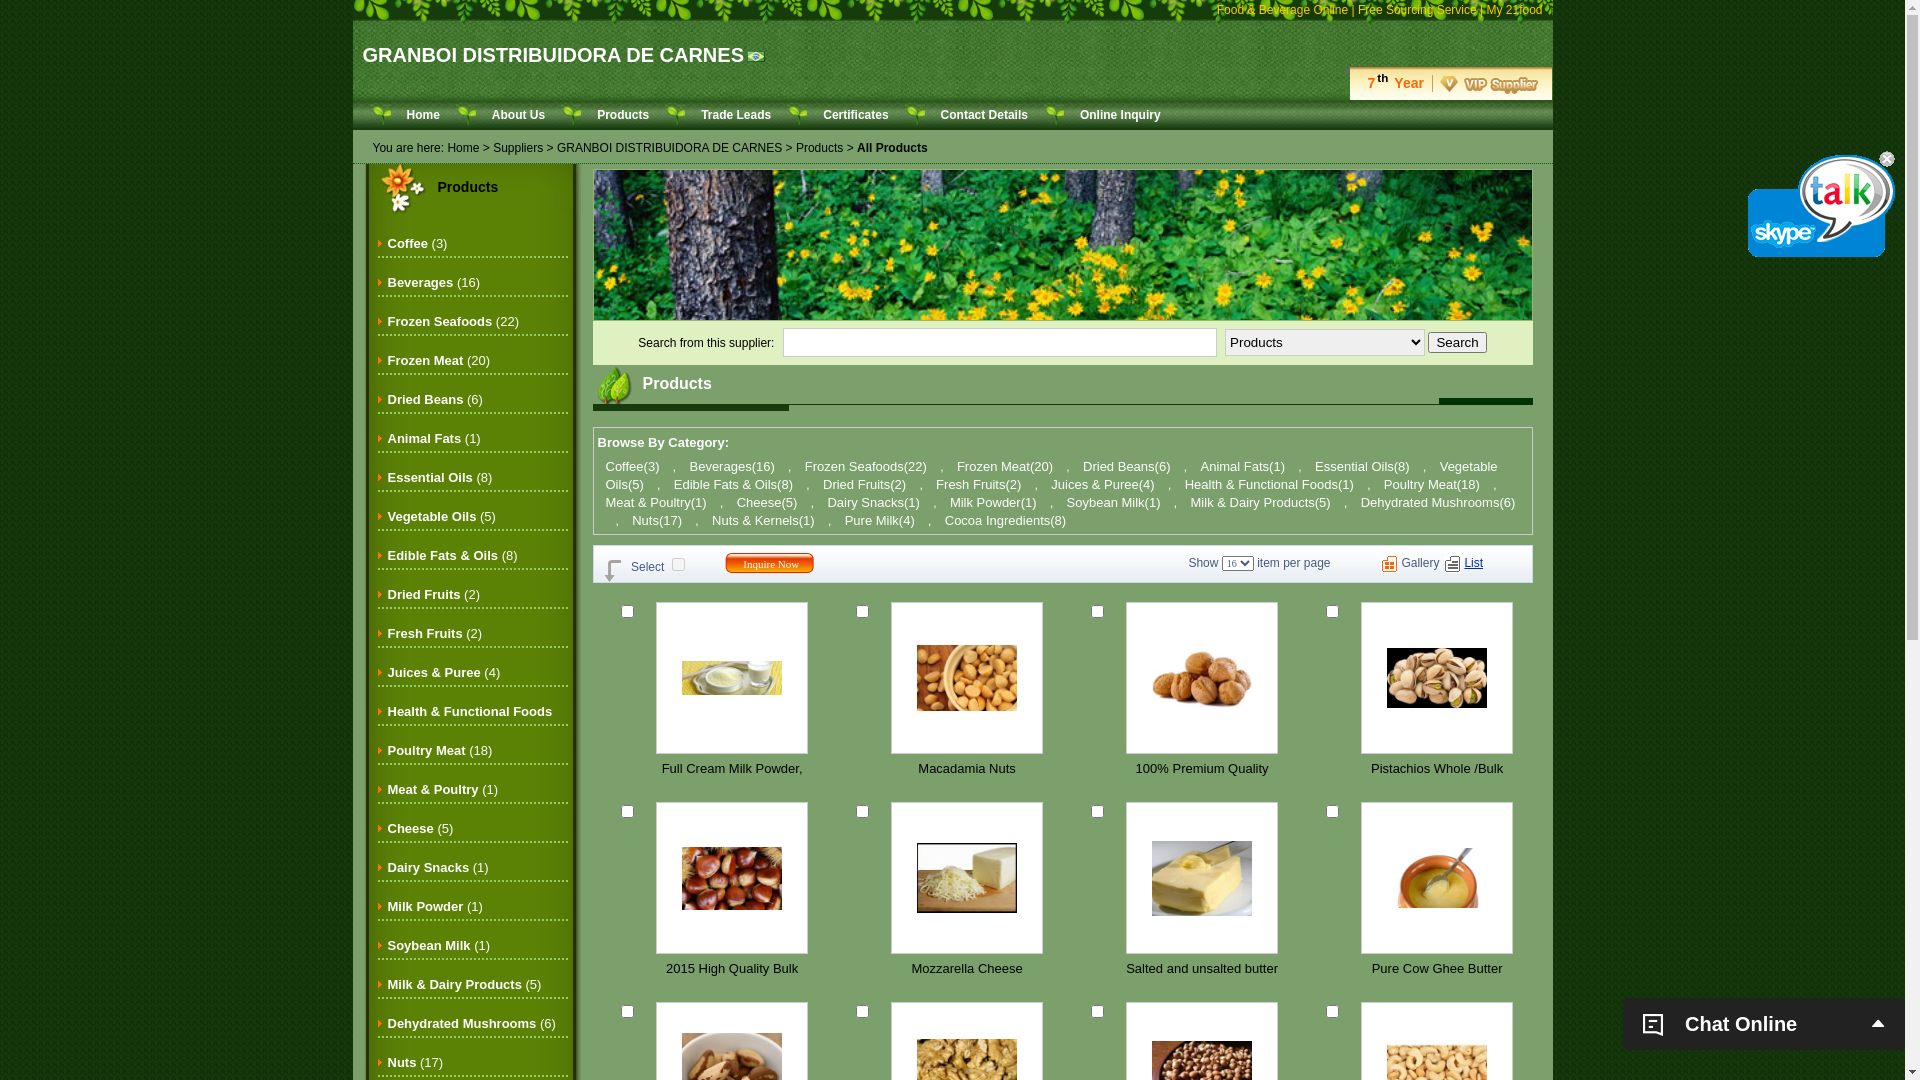 This screenshot has height=1080, width=1920. Describe the element at coordinates (1079, 115) in the screenshot. I see `'Online Inquiry'` at that location.